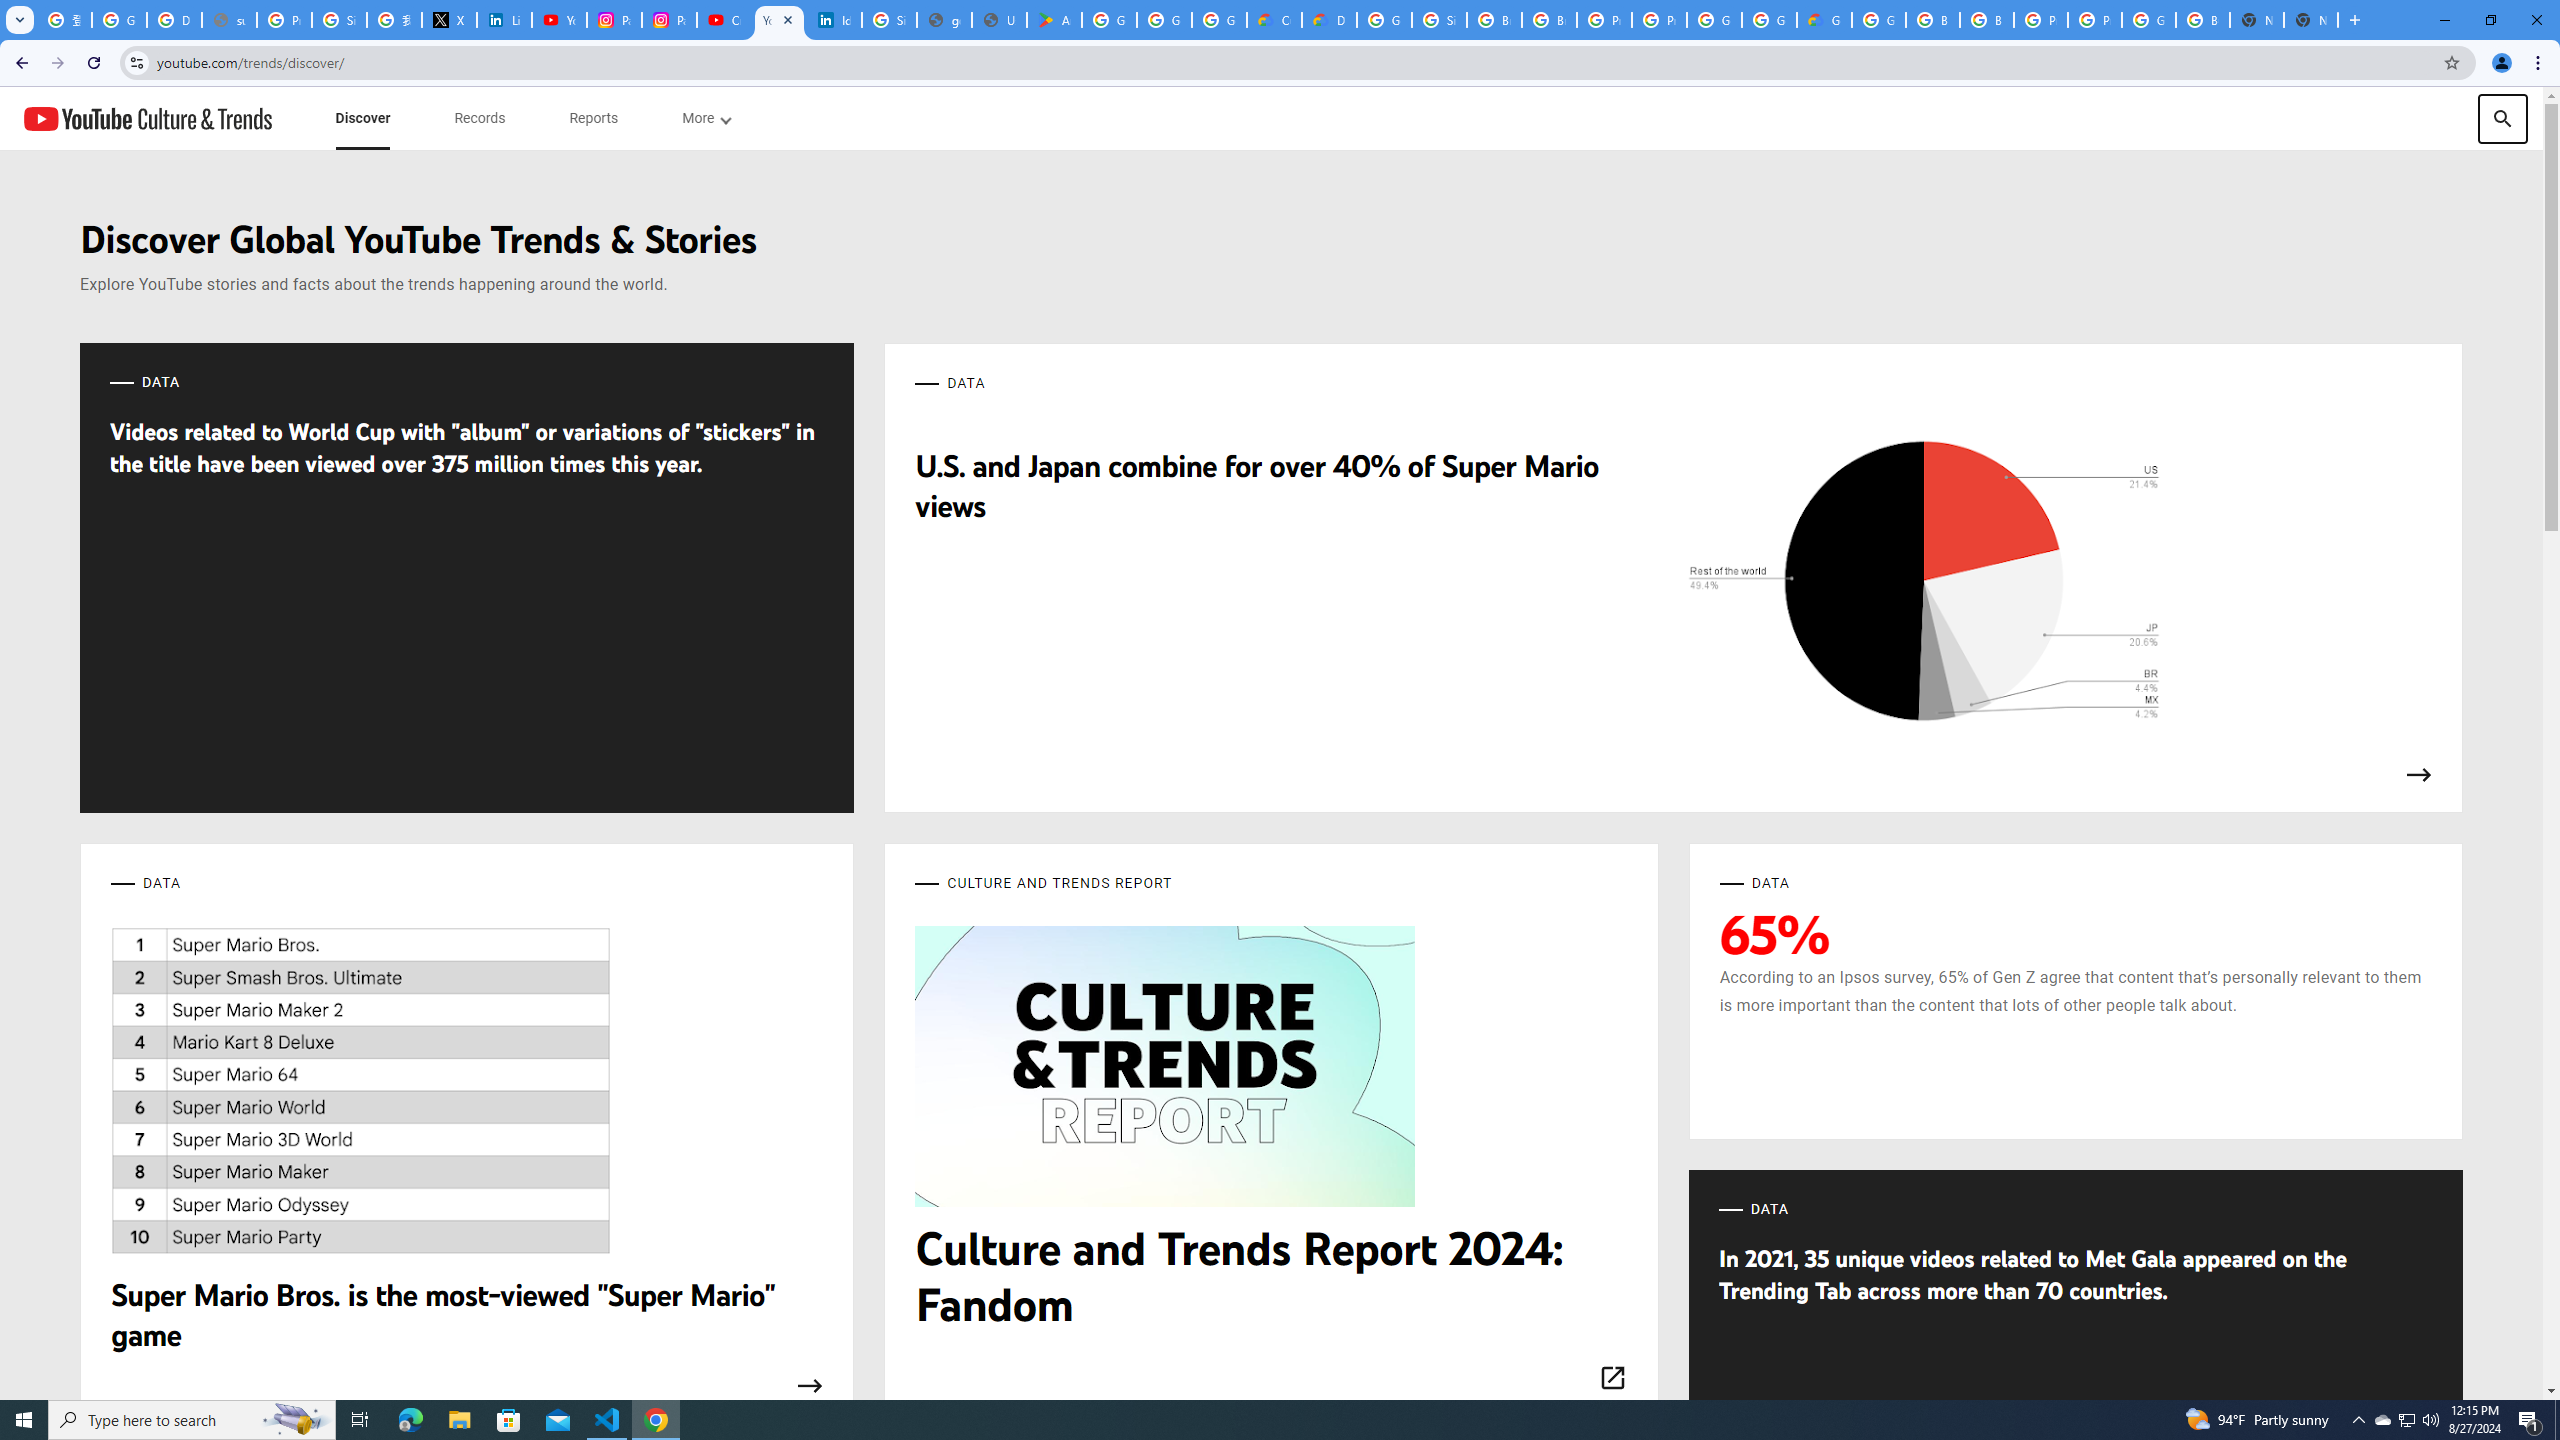  What do you see at coordinates (592, 118) in the screenshot?
I see `'subnav-Reports menupopup'` at bounding box center [592, 118].